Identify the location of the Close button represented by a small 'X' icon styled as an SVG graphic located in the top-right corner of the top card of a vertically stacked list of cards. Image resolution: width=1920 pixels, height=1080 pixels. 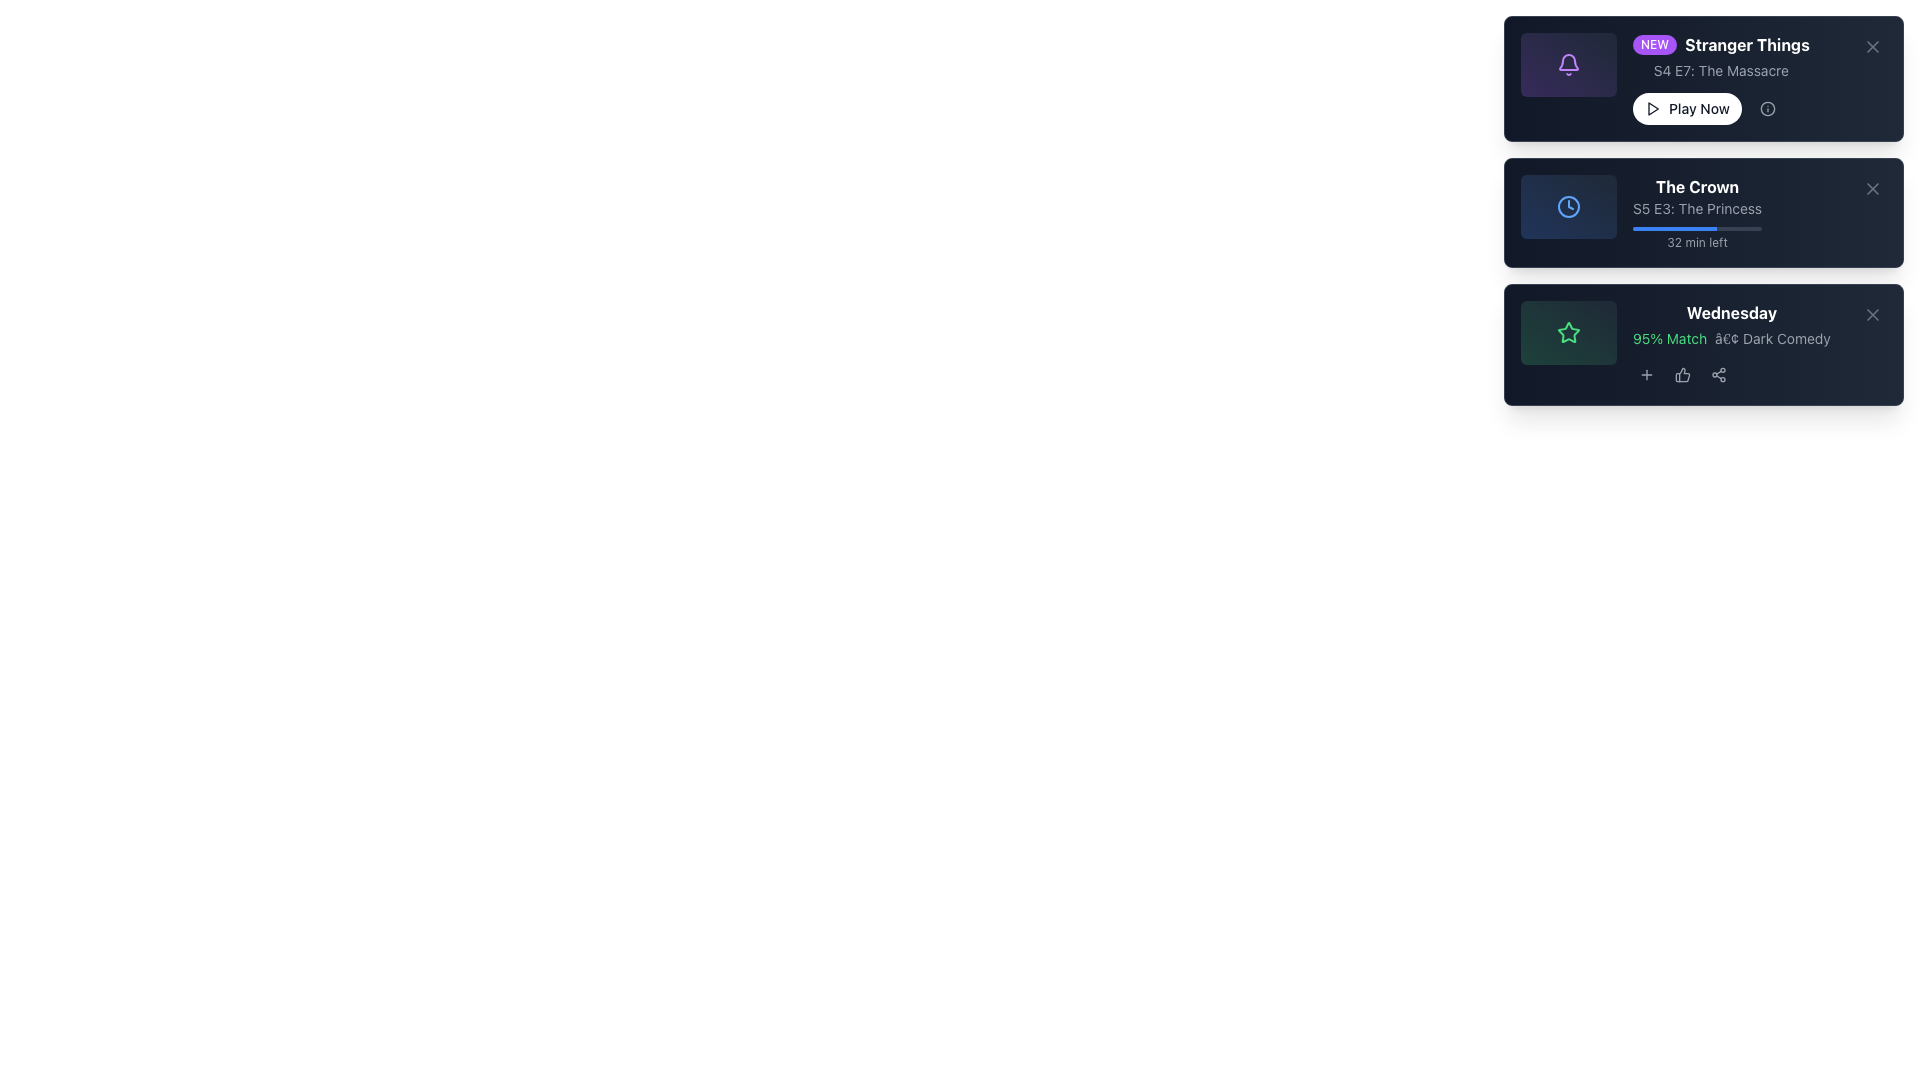
(1871, 45).